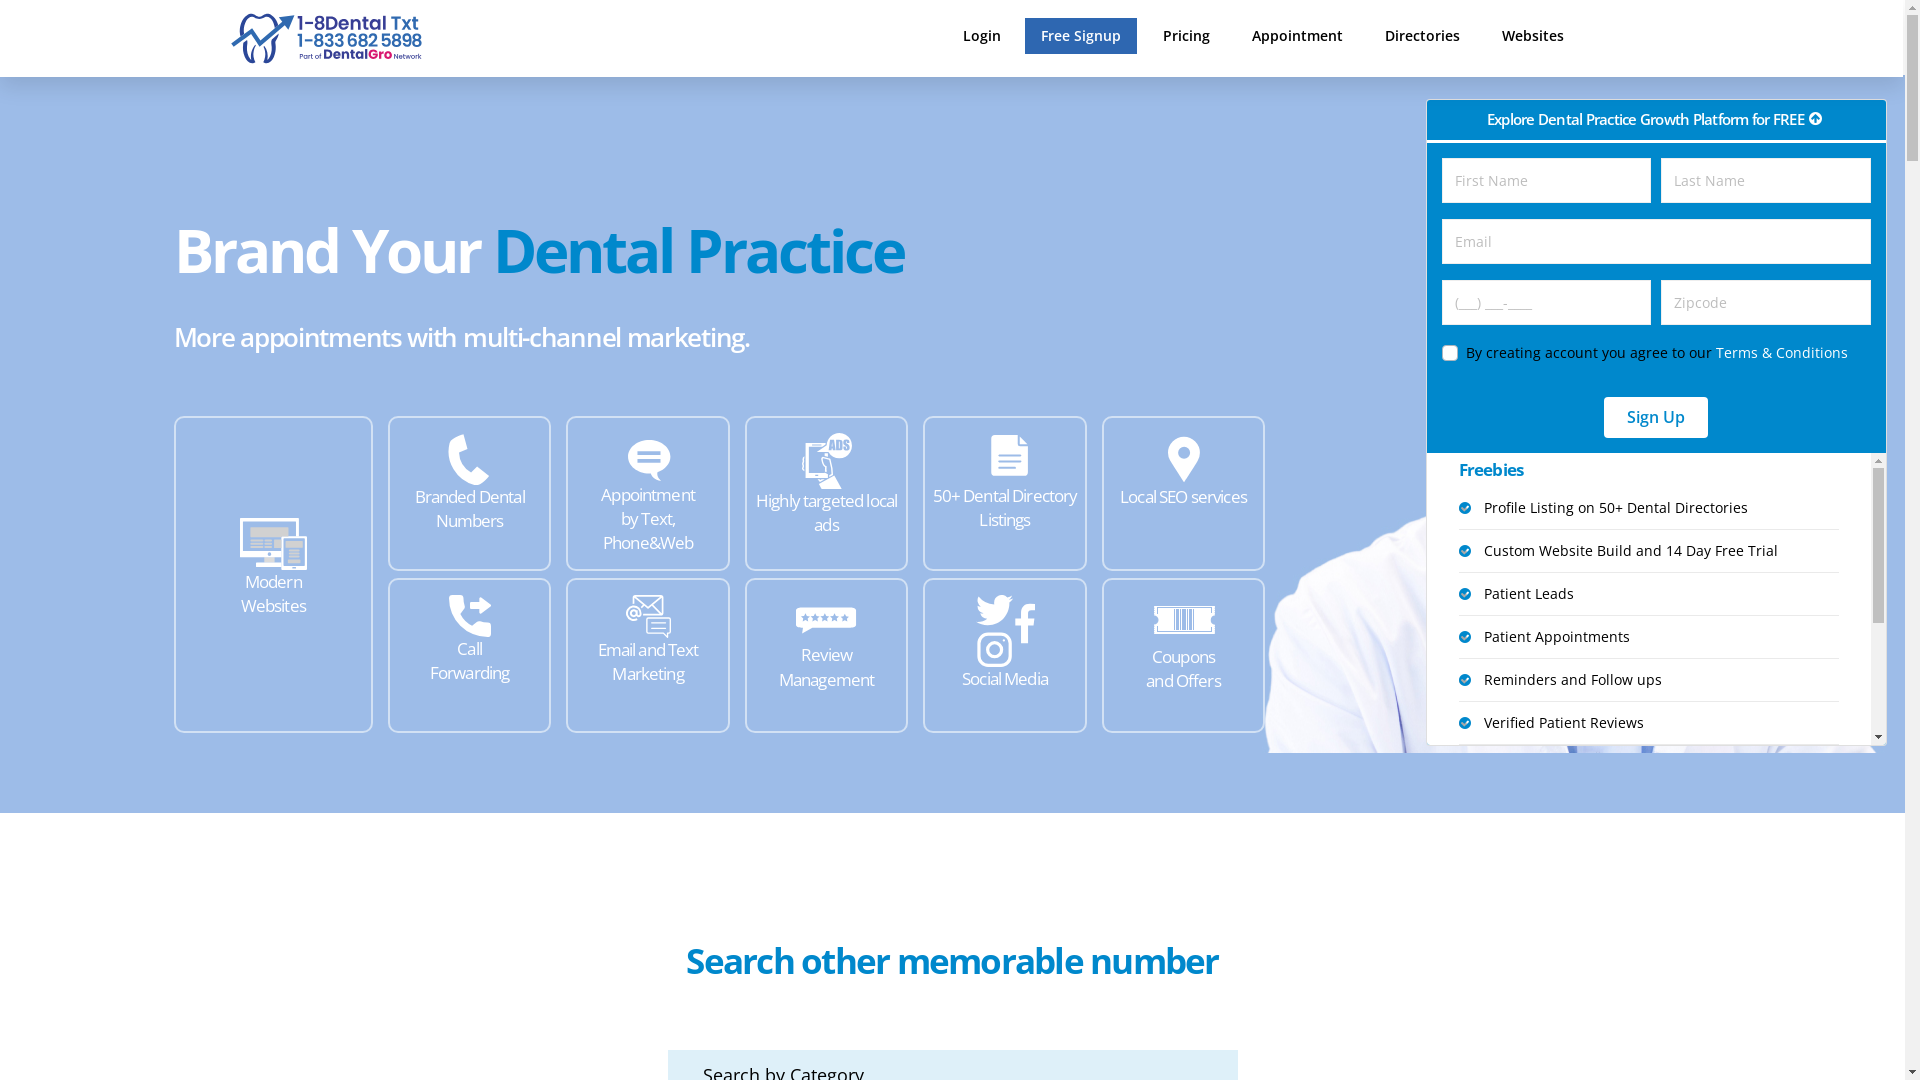 The width and height of the screenshot is (1920, 1080). Describe the element at coordinates (1421, 35) in the screenshot. I see `'Directories'` at that location.